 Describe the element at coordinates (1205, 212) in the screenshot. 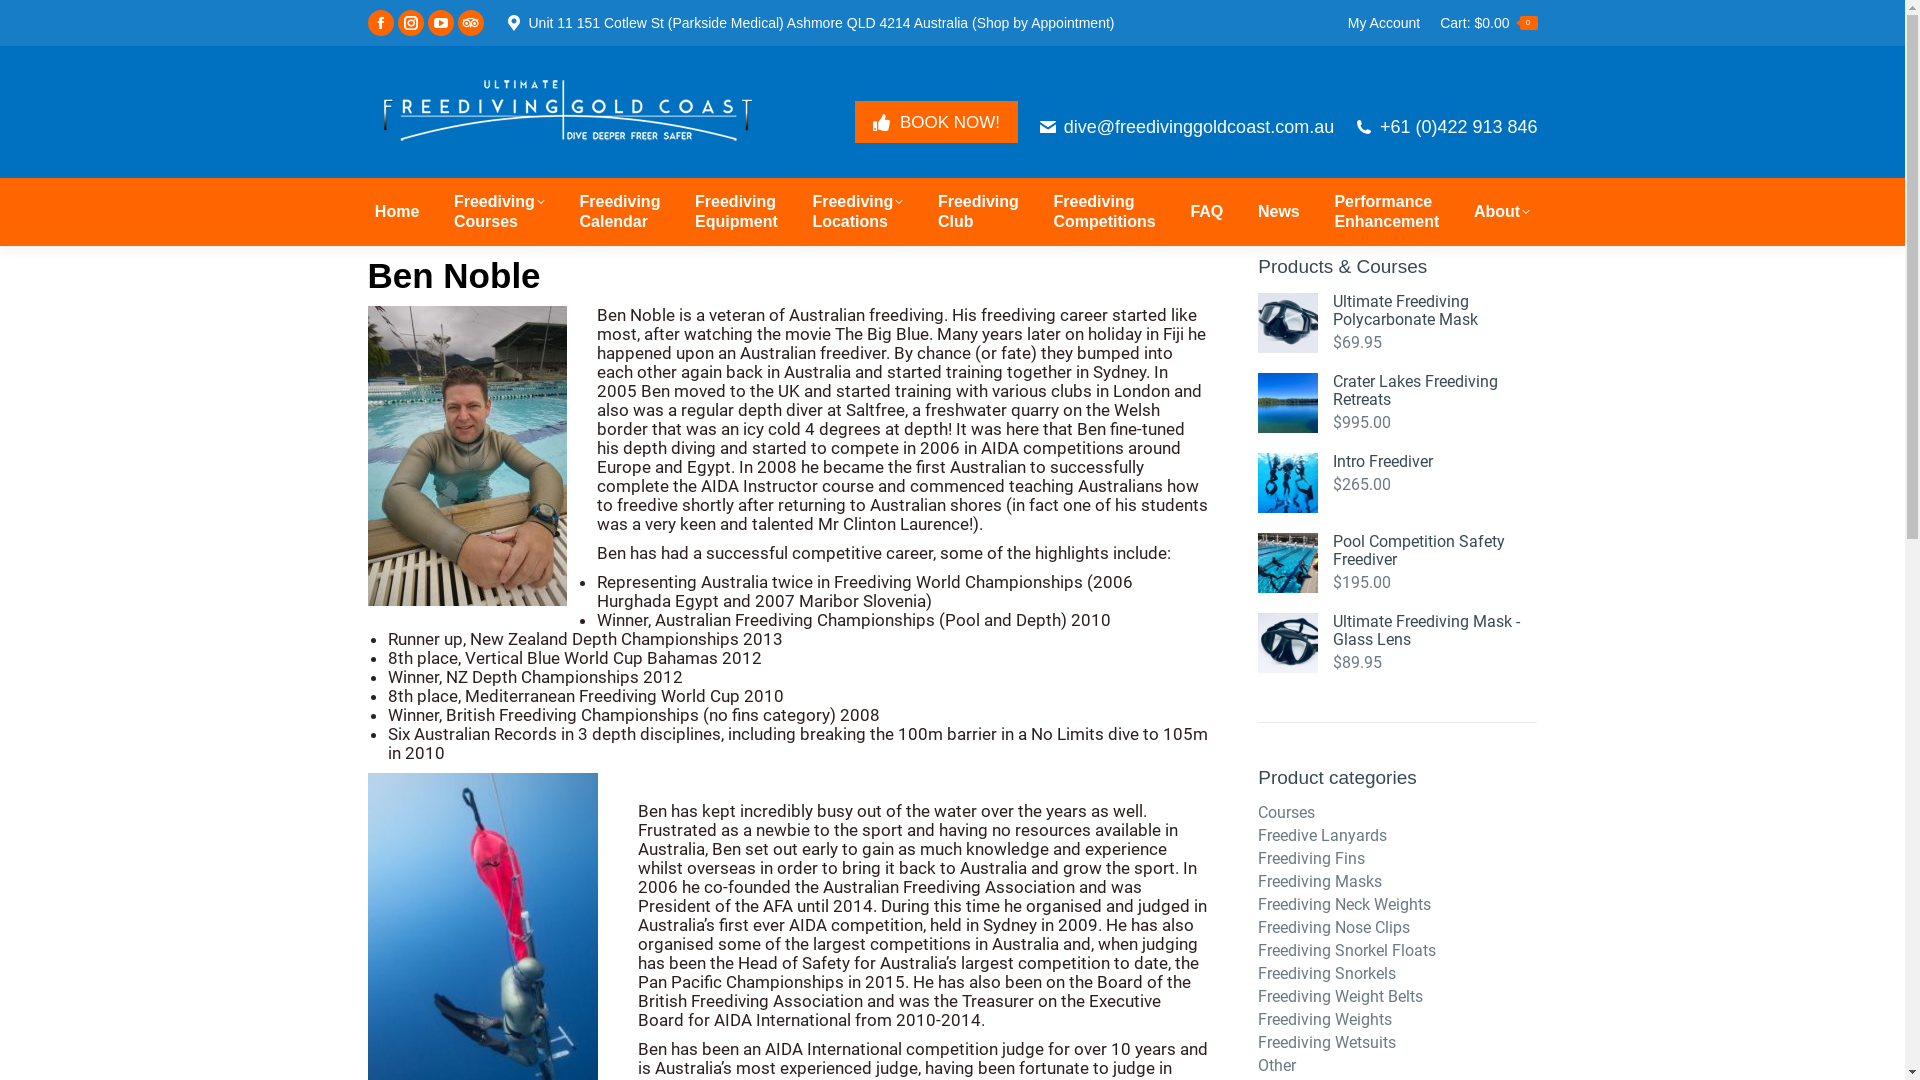

I see `'FAQ'` at that location.